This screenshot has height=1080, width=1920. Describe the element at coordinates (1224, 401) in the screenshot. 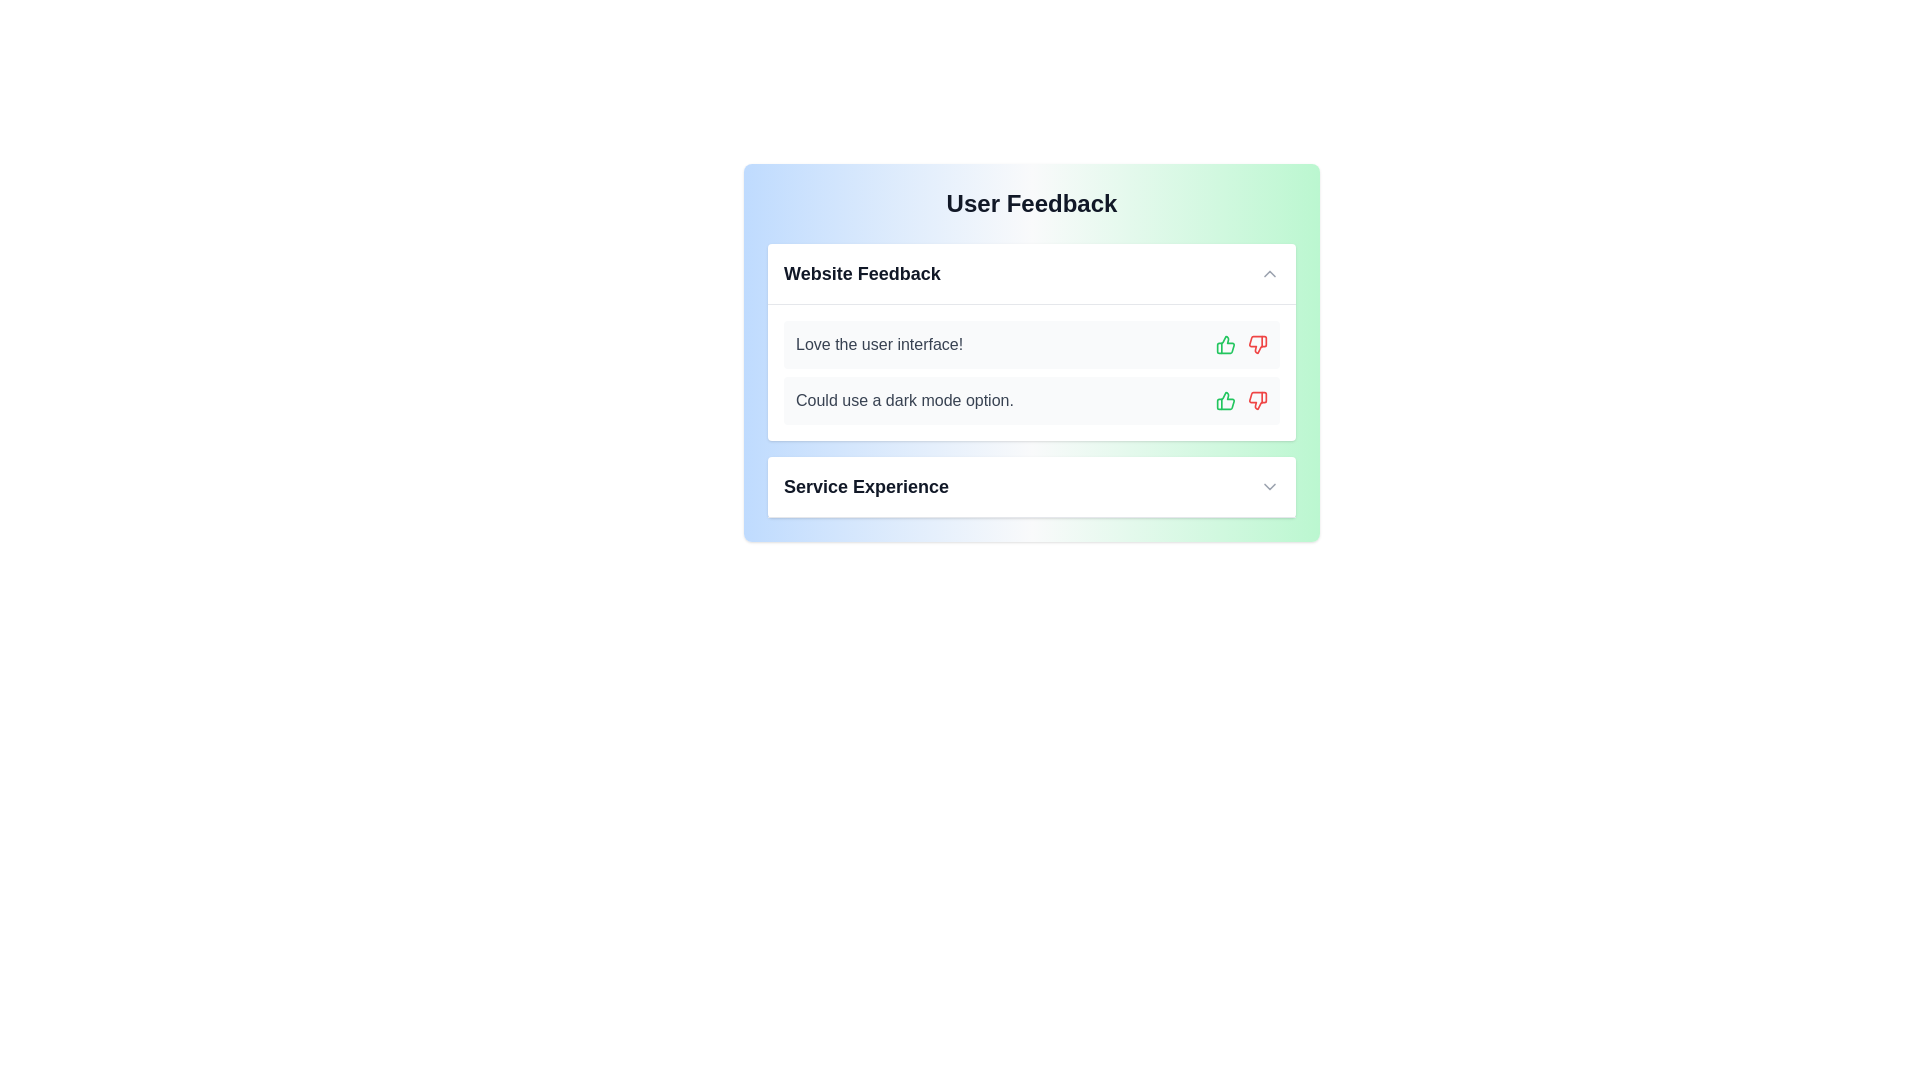

I see `the thumbs up icon for the comment 'Could use a dark mode option.'` at that location.